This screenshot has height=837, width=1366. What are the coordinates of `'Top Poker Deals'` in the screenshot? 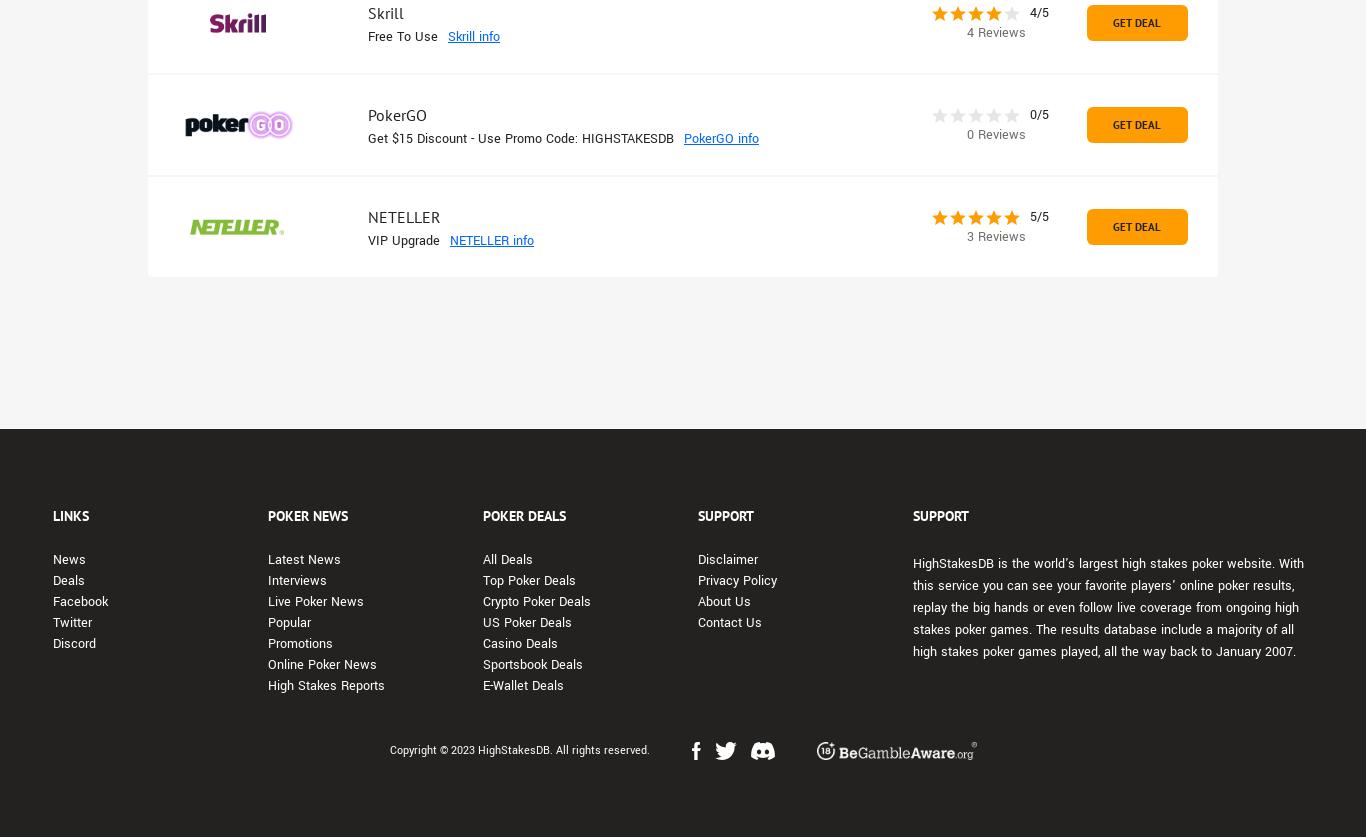 It's located at (529, 580).